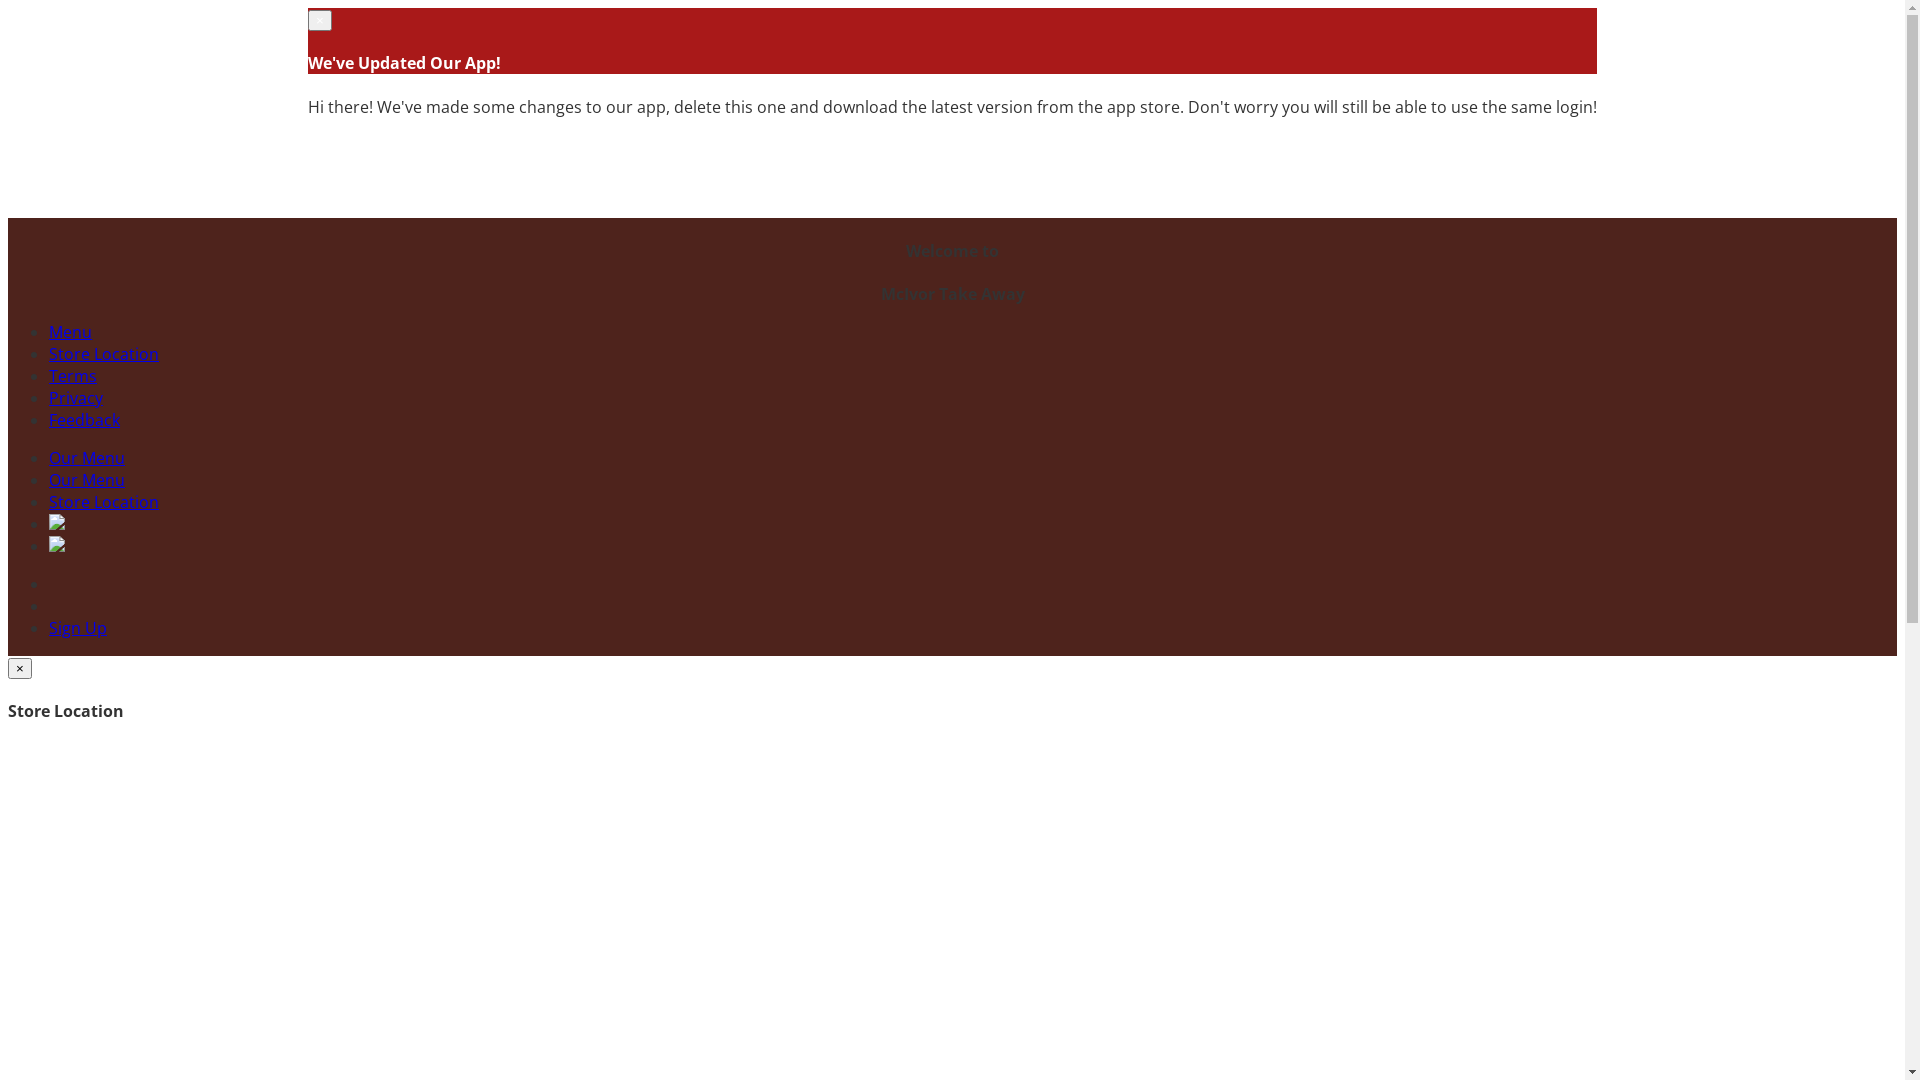 The width and height of the screenshot is (1920, 1080). Describe the element at coordinates (103, 353) in the screenshot. I see `'Store Location'` at that location.